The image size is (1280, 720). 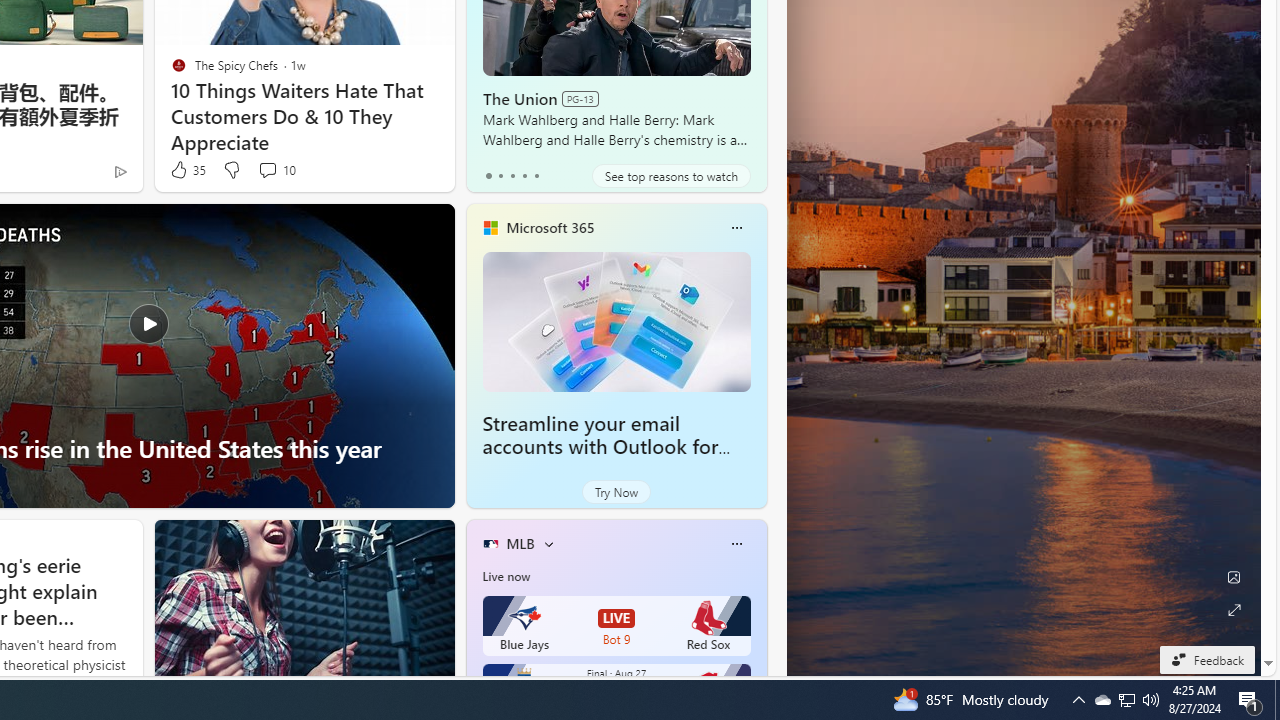 I want to click on 'View comments 10 Comment', so click(x=266, y=168).